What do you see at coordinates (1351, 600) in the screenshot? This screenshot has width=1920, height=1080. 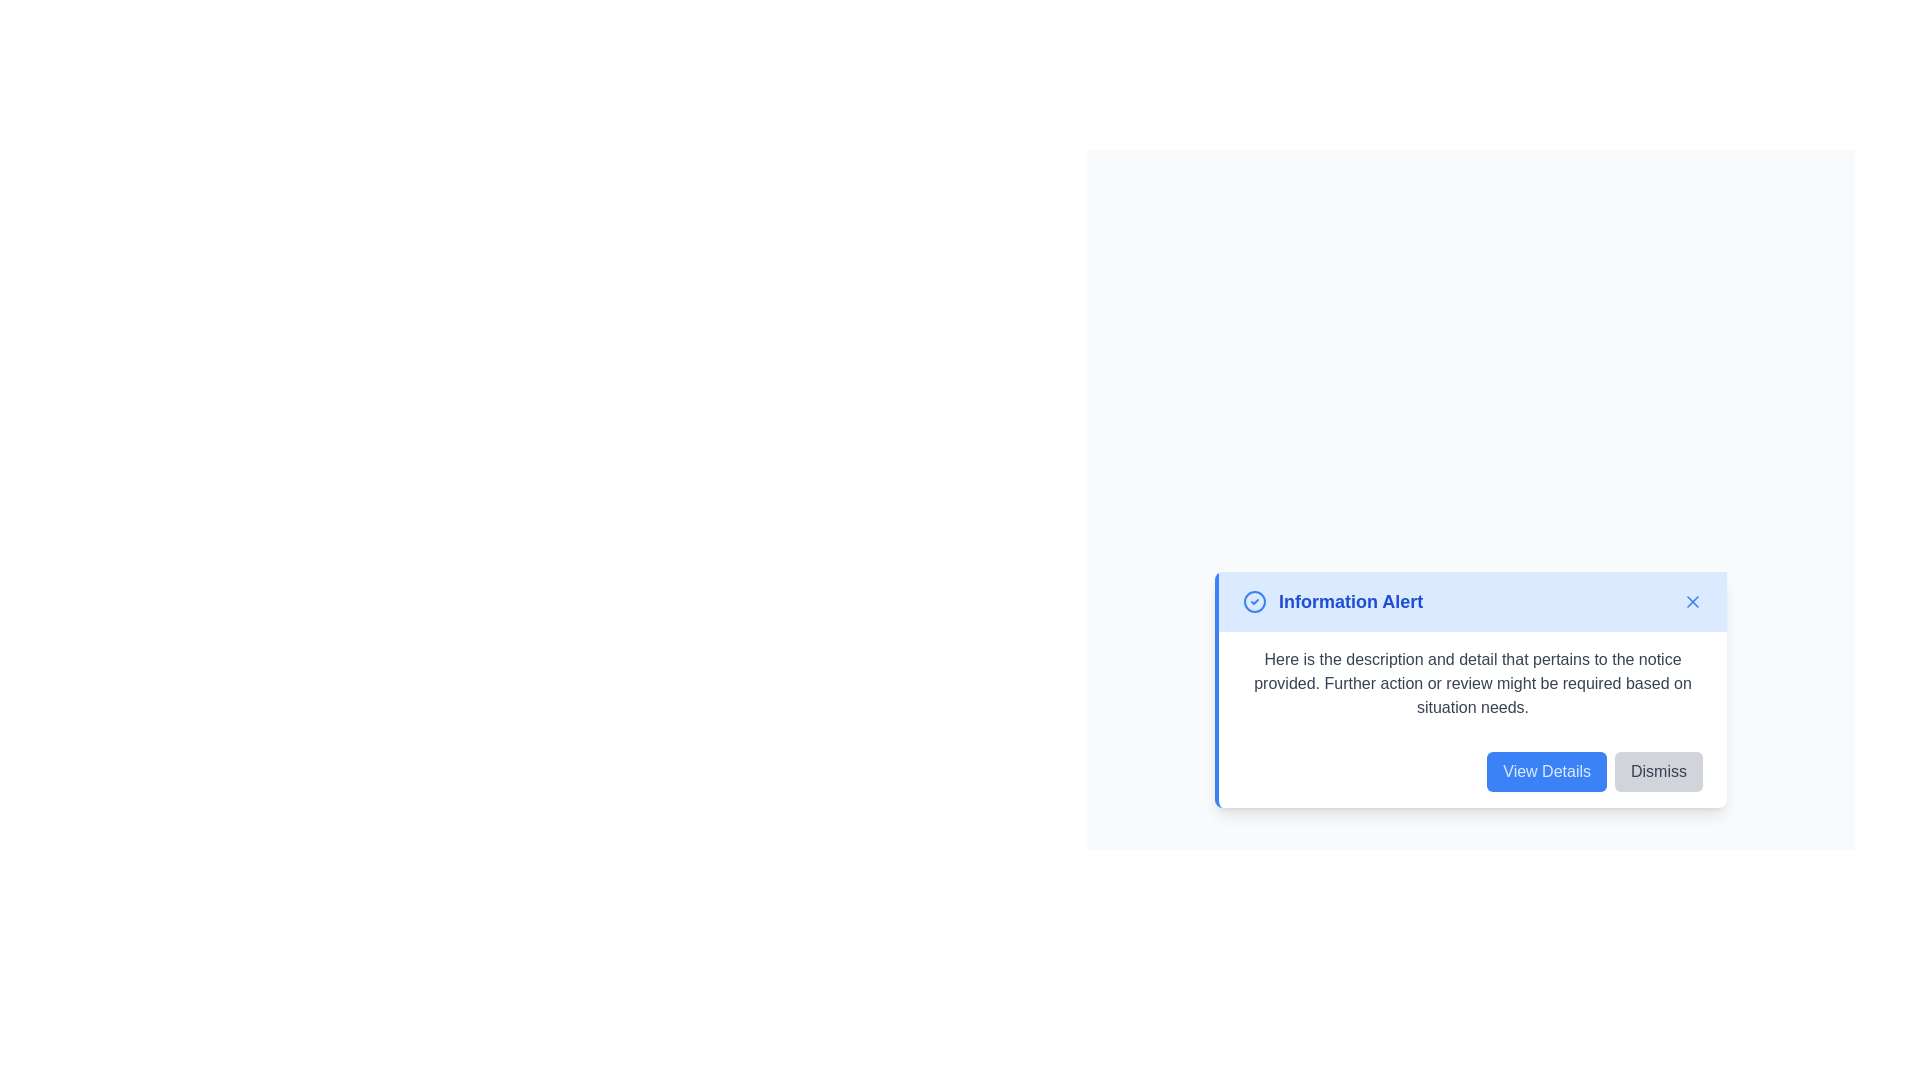 I see `text content of the 'Information Alert' label, which is styled in blue and bold, located in the notification box` at bounding box center [1351, 600].